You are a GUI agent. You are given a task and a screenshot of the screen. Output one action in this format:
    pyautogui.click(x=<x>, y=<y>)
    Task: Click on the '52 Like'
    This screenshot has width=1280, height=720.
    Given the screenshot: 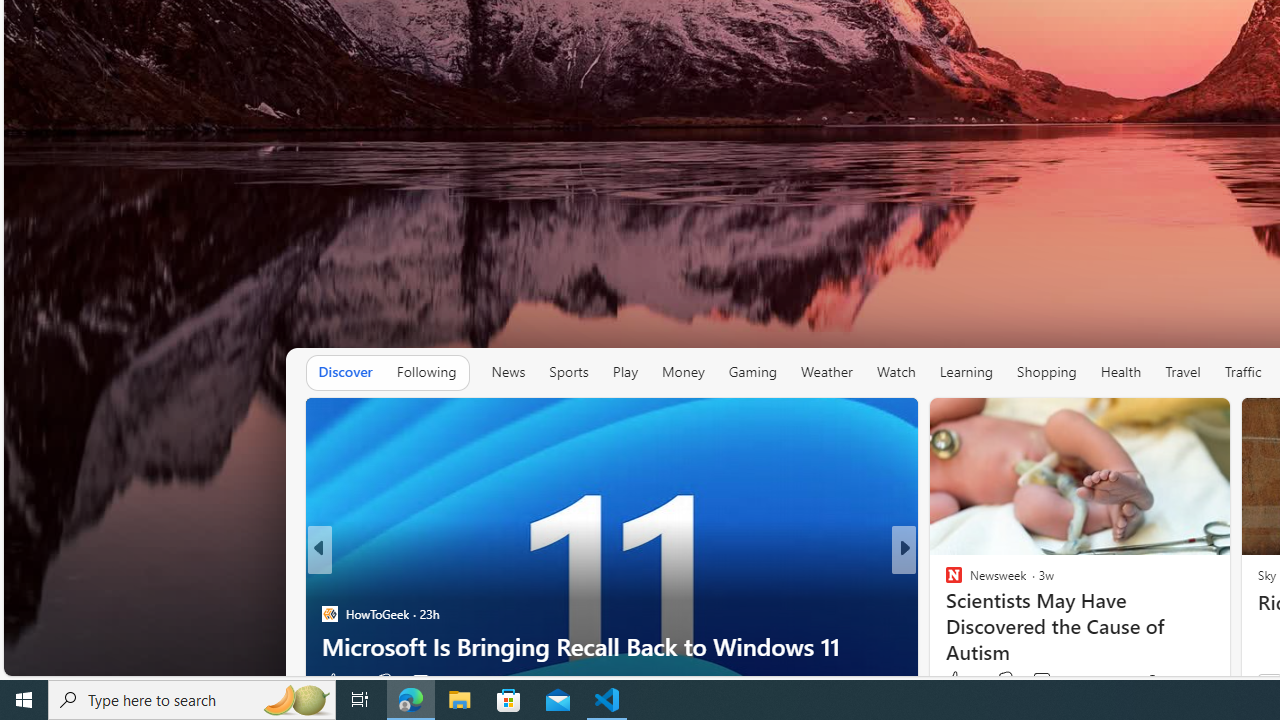 What is the action you would take?
    pyautogui.click(x=955, y=680)
    